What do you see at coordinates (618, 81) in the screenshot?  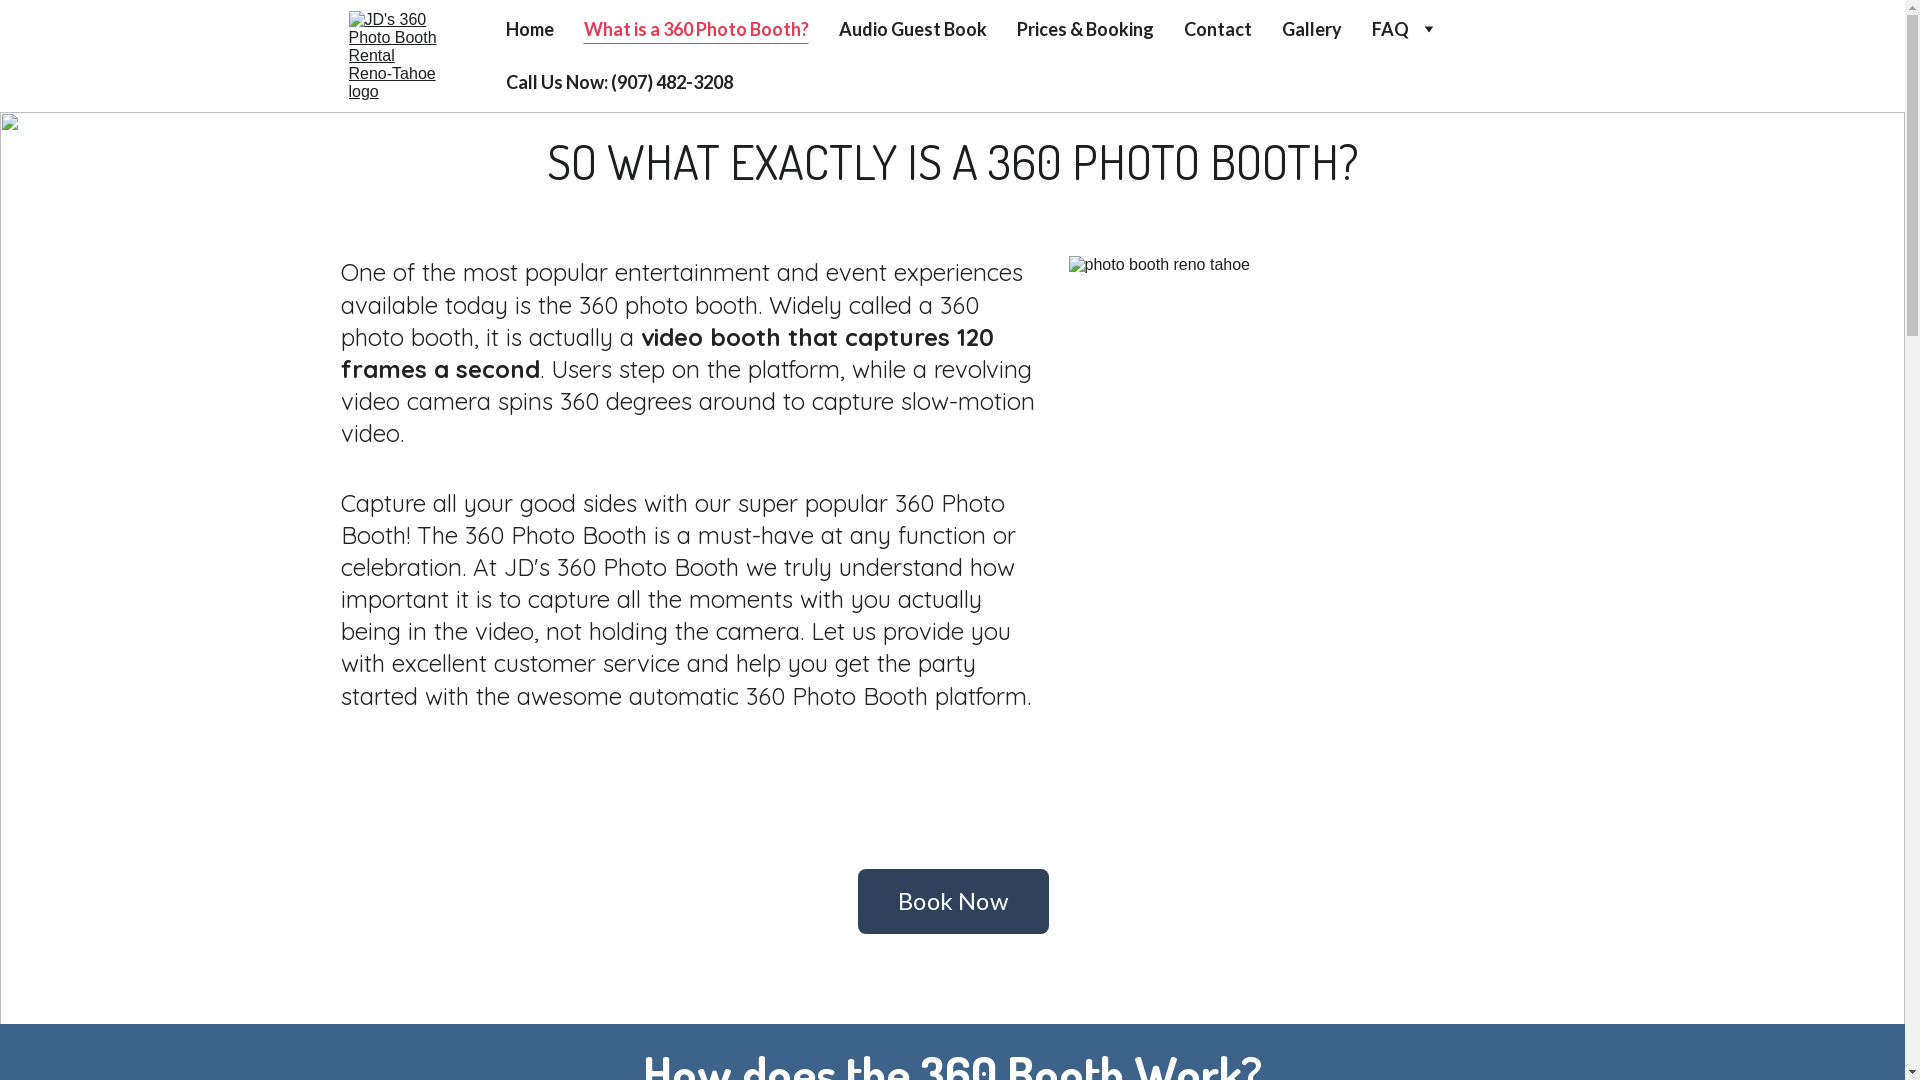 I see `'Call Us Now: (907) 482-3208'` at bounding box center [618, 81].